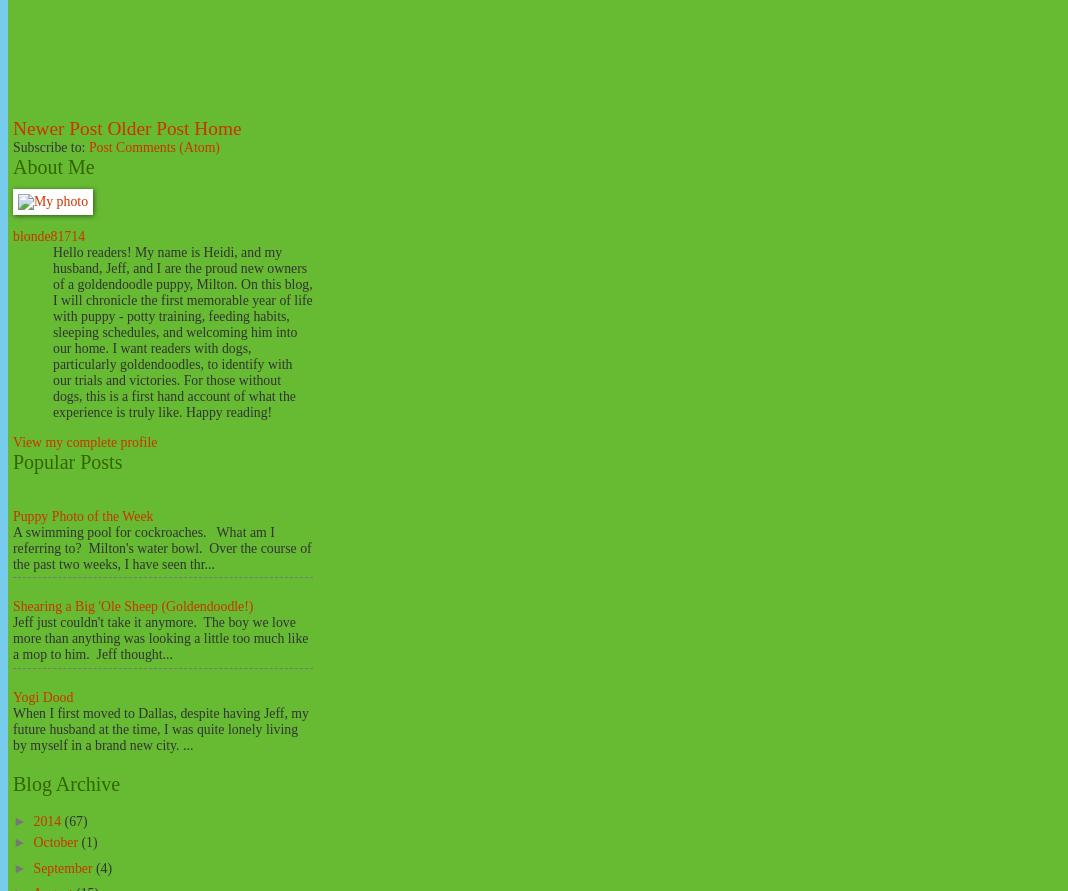 This screenshot has width=1068, height=891. Describe the element at coordinates (56, 127) in the screenshot. I see `'Newer Post'` at that location.